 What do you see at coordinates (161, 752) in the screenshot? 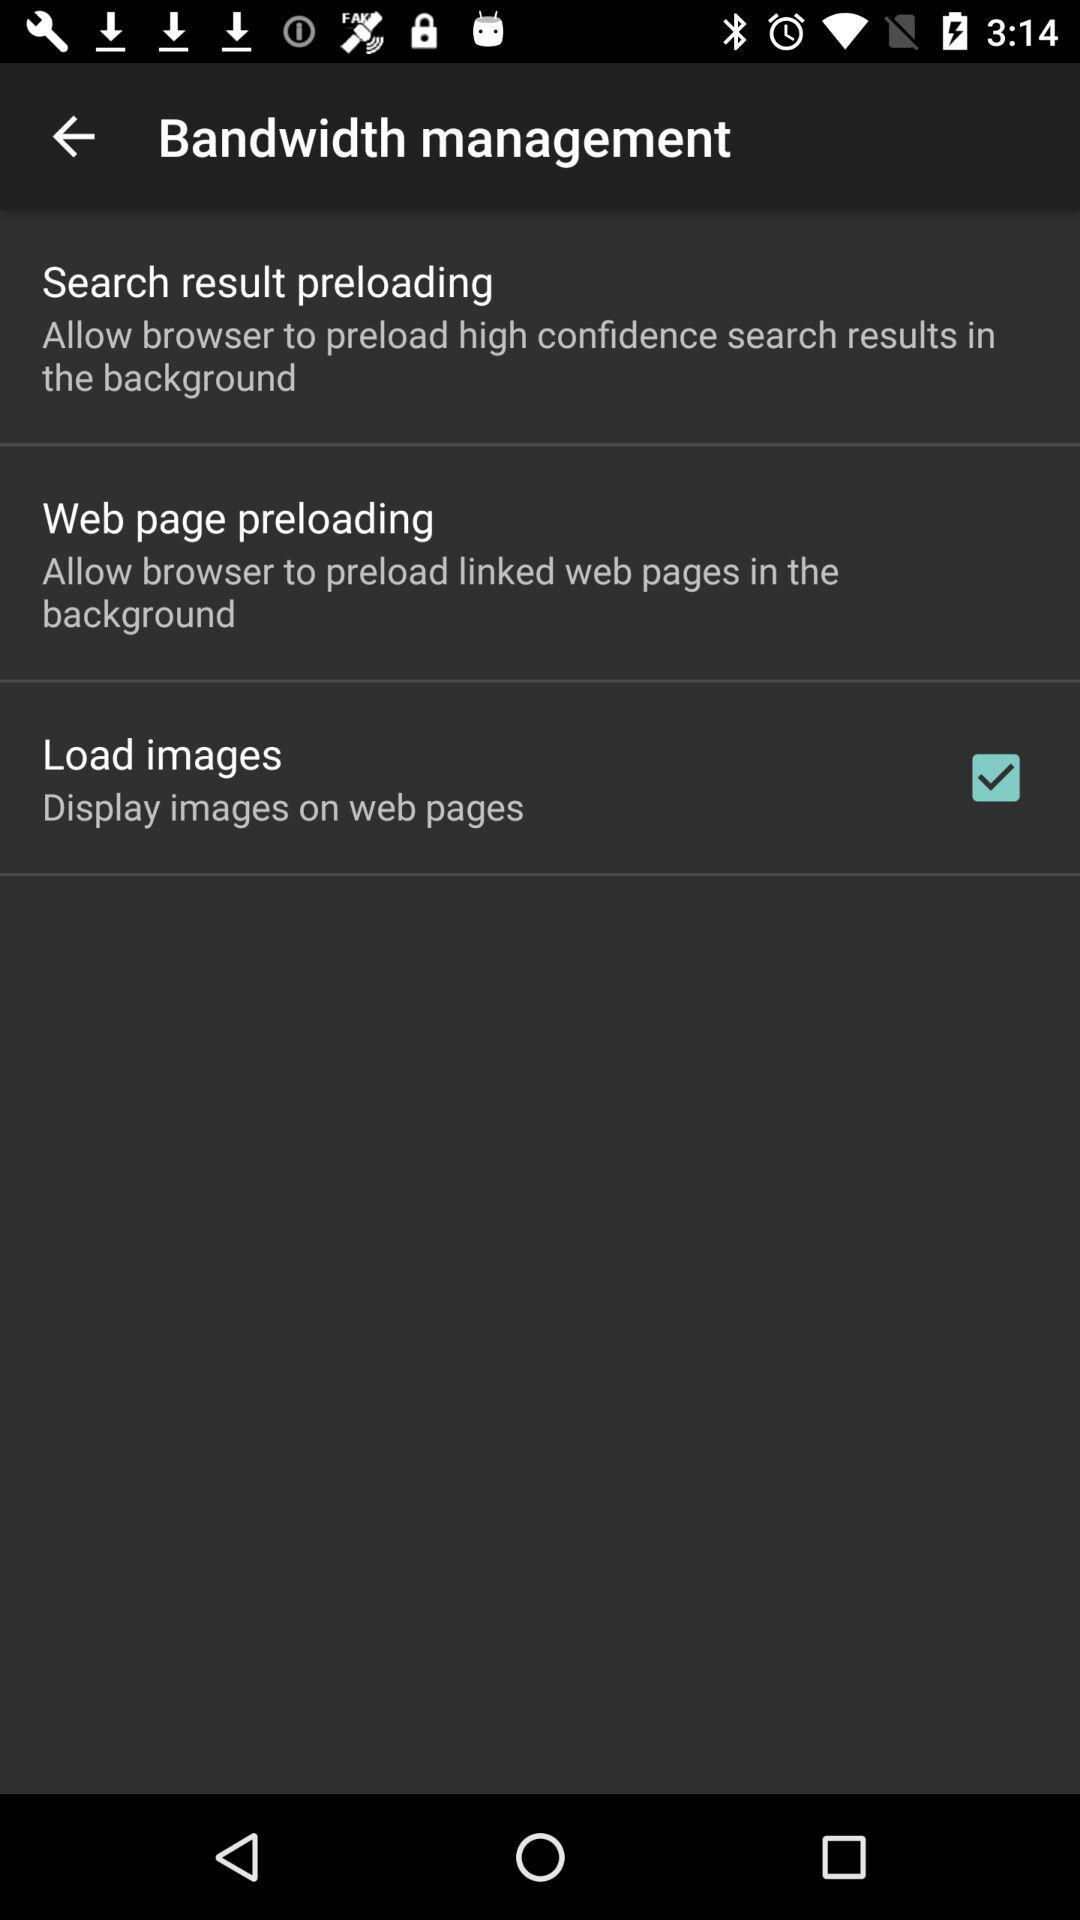
I see `load images` at bounding box center [161, 752].